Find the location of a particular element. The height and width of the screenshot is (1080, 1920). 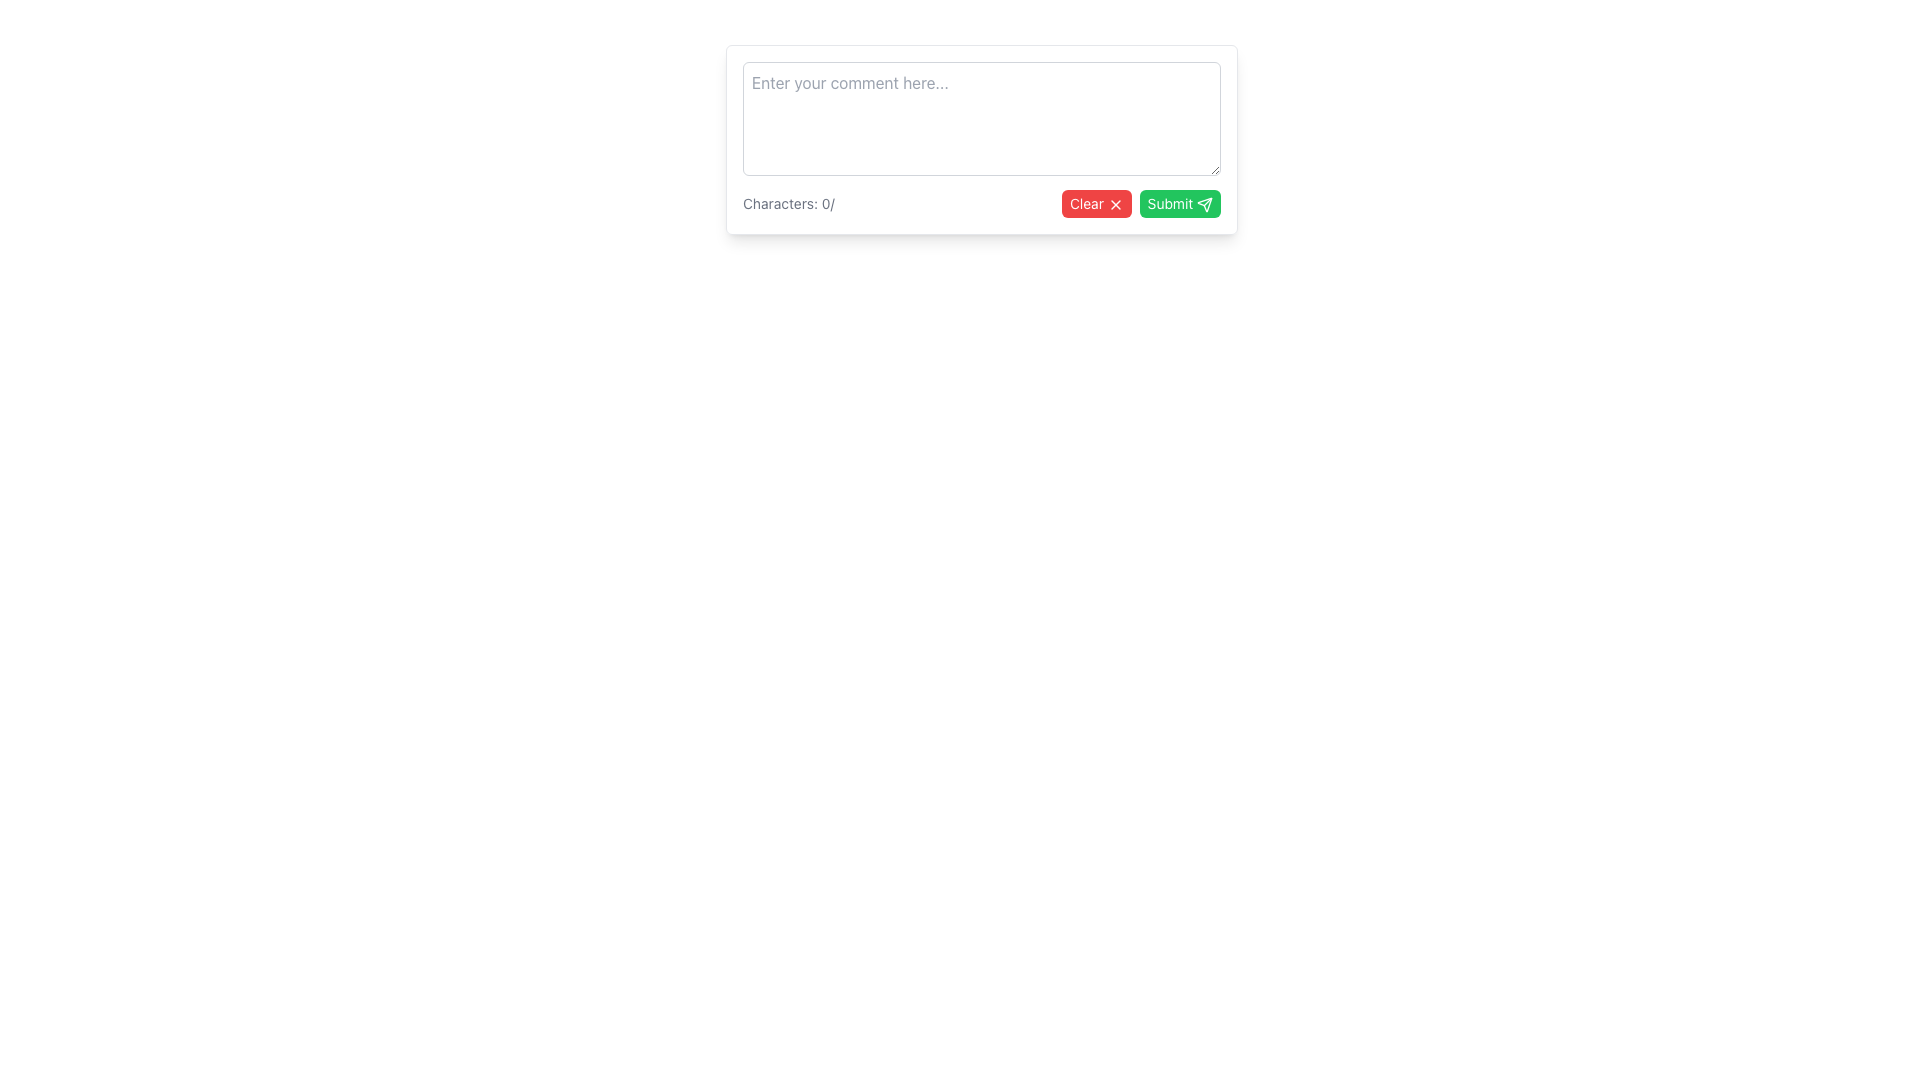

the green 'Submit' button with rounded corners and a small arrow icon to observe visual feedback is located at coordinates (1145, 232).